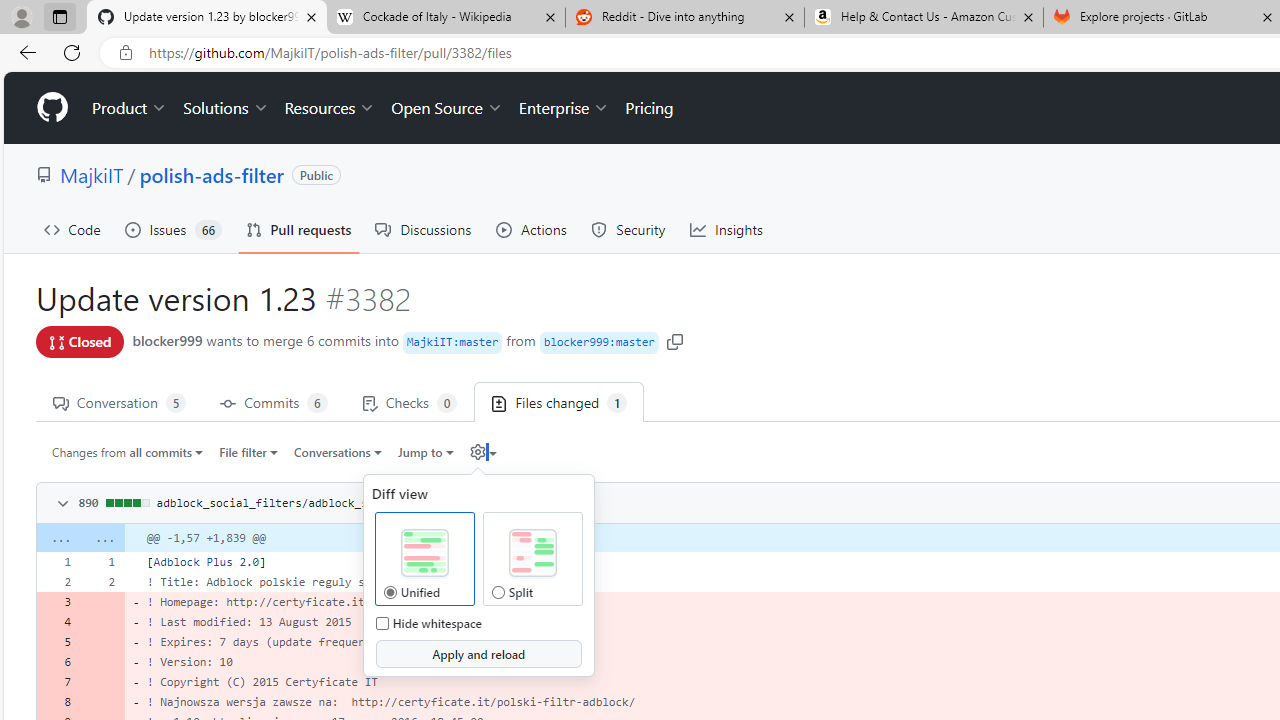 The width and height of the screenshot is (1280, 720). What do you see at coordinates (129, 108) in the screenshot?
I see `'Product'` at bounding box center [129, 108].